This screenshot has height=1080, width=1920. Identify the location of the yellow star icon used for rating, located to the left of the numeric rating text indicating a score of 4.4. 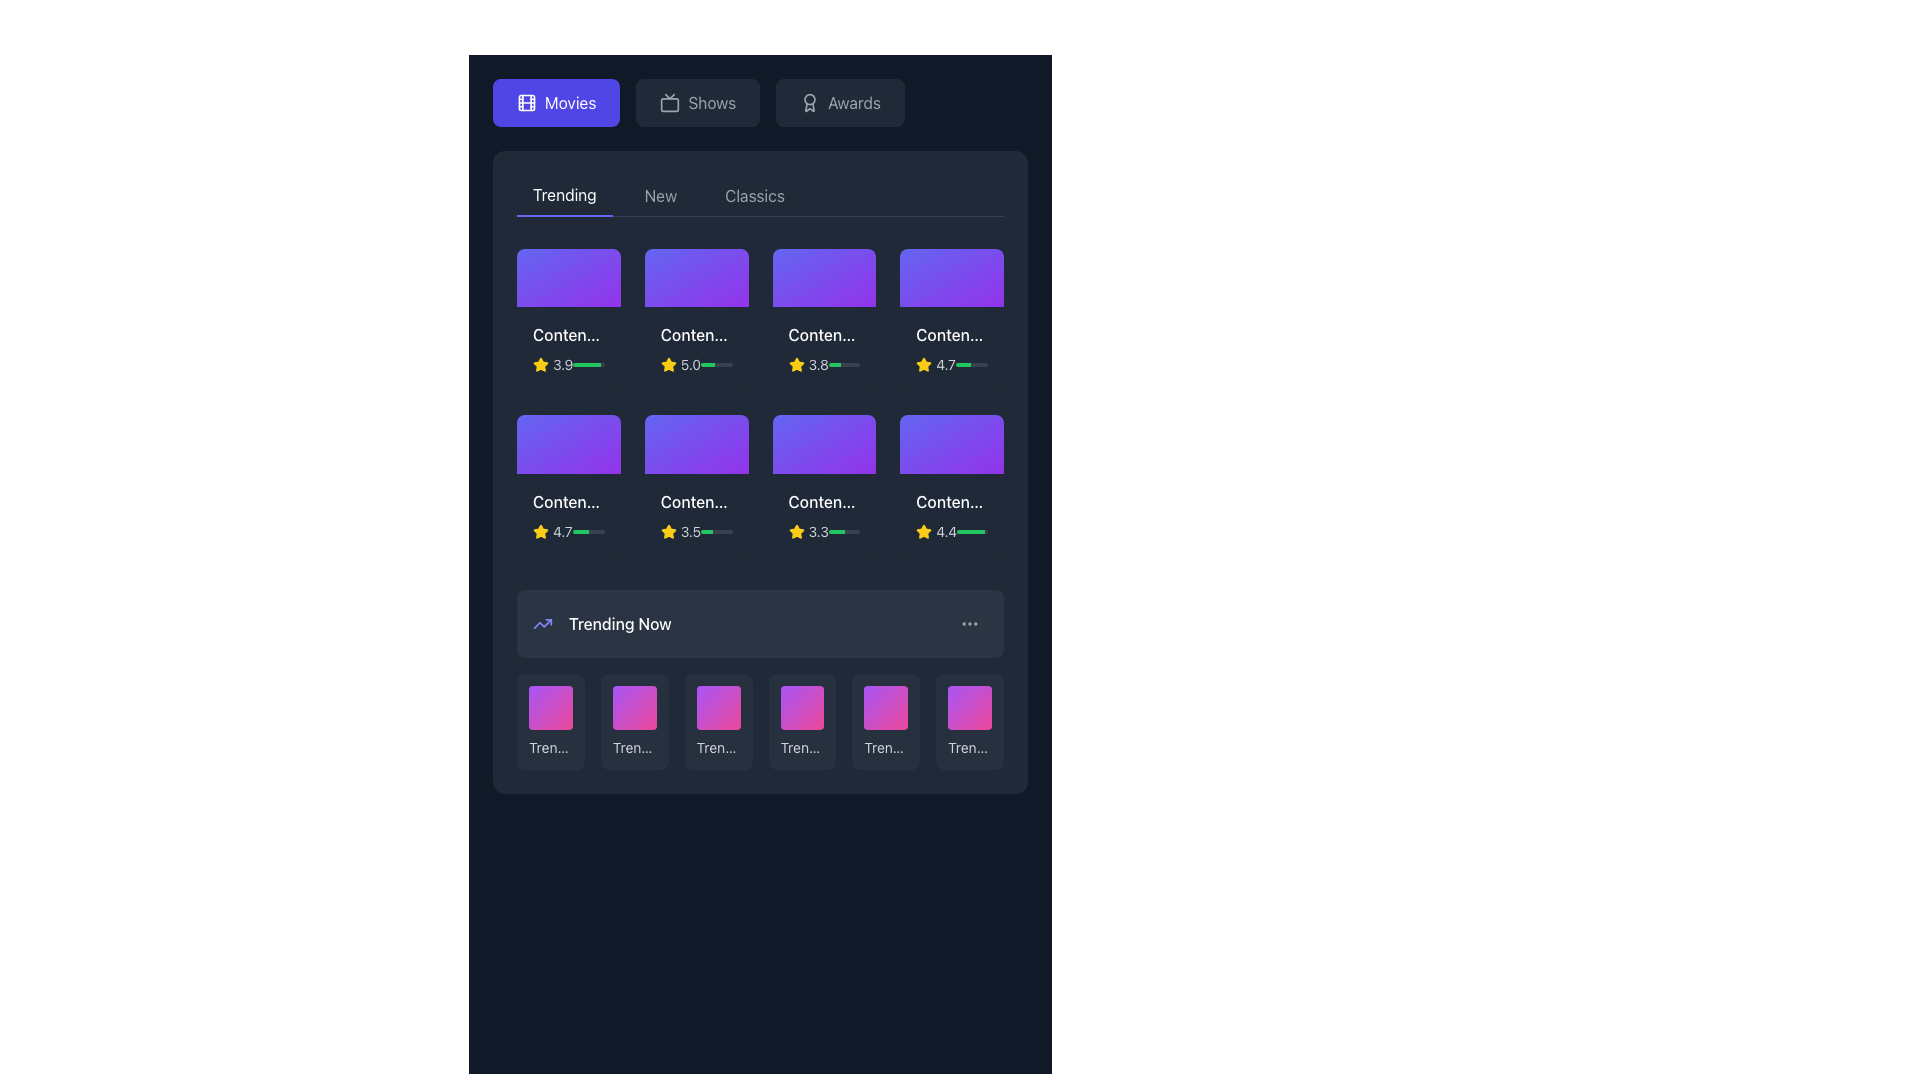
(923, 530).